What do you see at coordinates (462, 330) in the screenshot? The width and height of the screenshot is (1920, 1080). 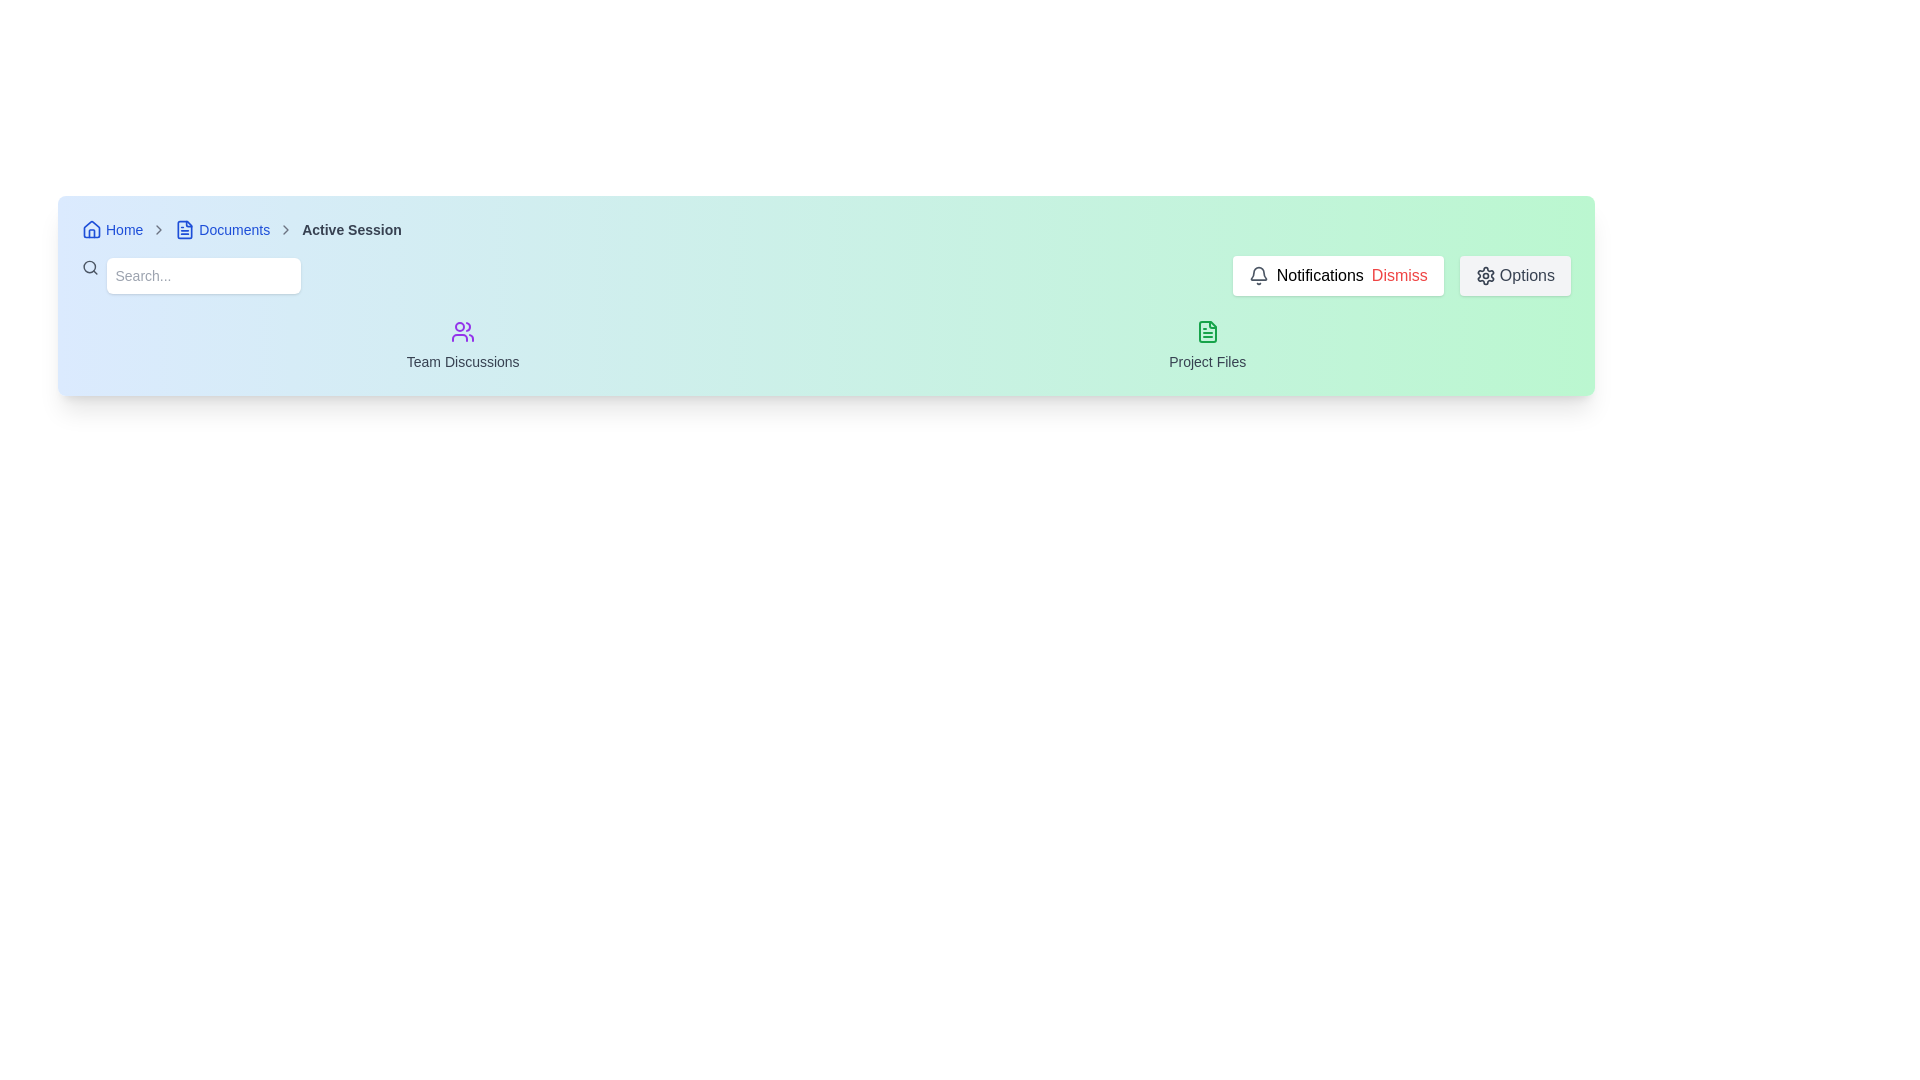 I see `the Icon representing team discussions, which is located above the text 'Team Discussions' in the middle-left of the interface` at bounding box center [462, 330].